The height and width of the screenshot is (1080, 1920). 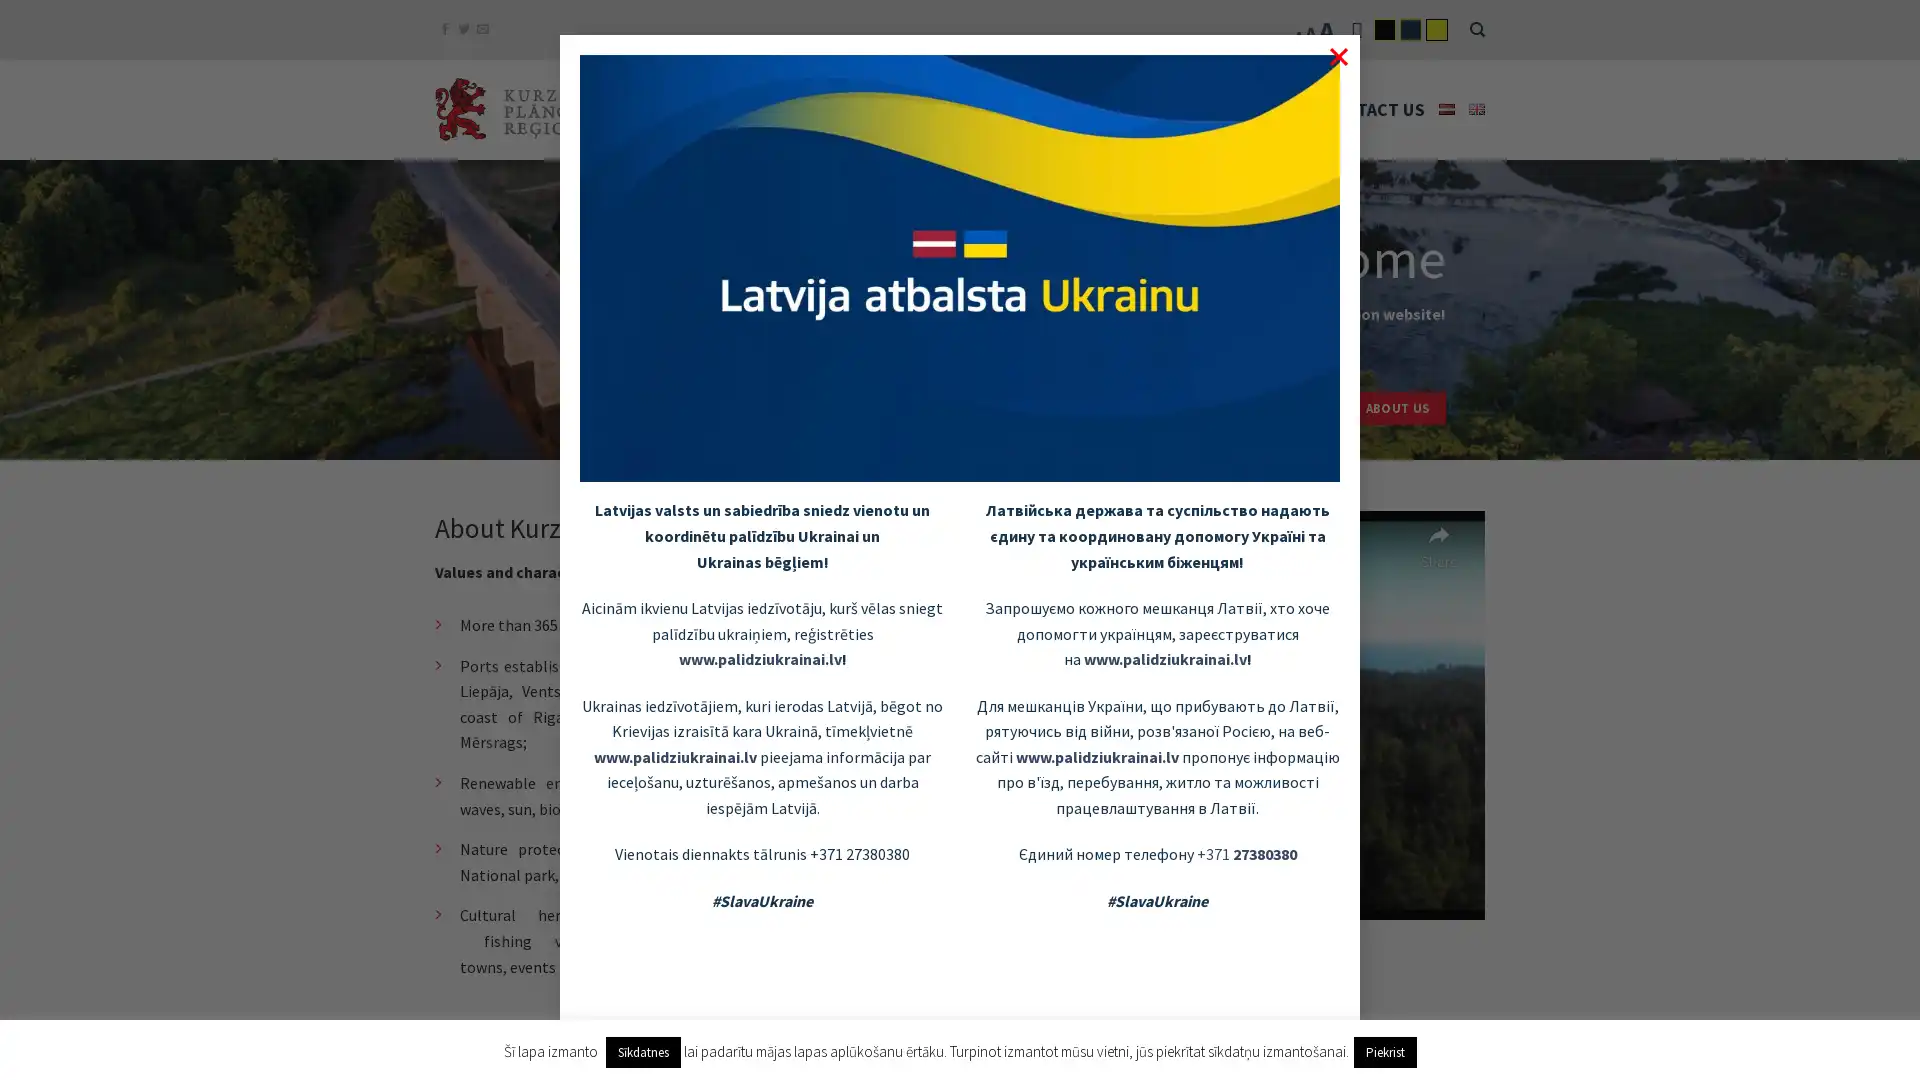 What do you see at coordinates (642, 1051) in the screenshot?
I see `Sikdatnes` at bounding box center [642, 1051].